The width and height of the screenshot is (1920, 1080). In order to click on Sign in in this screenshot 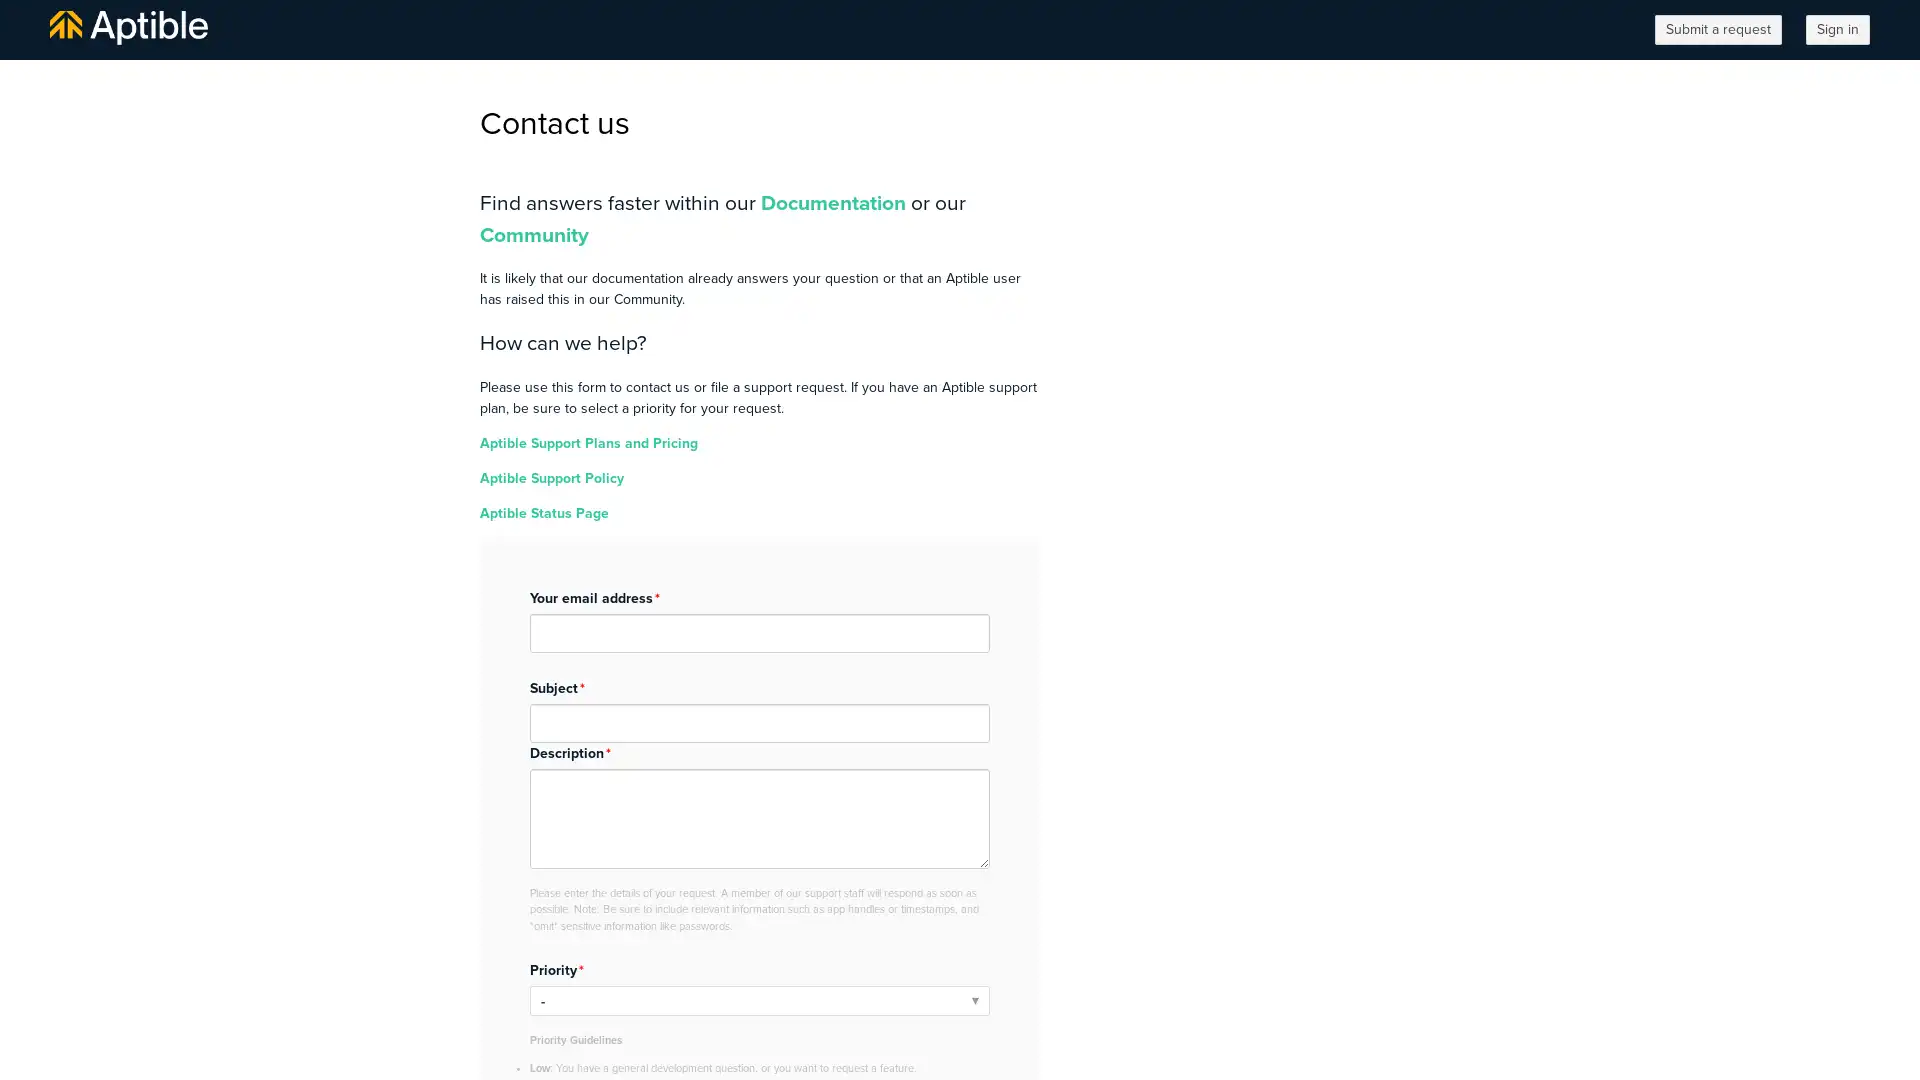, I will do `click(1838, 30)`.